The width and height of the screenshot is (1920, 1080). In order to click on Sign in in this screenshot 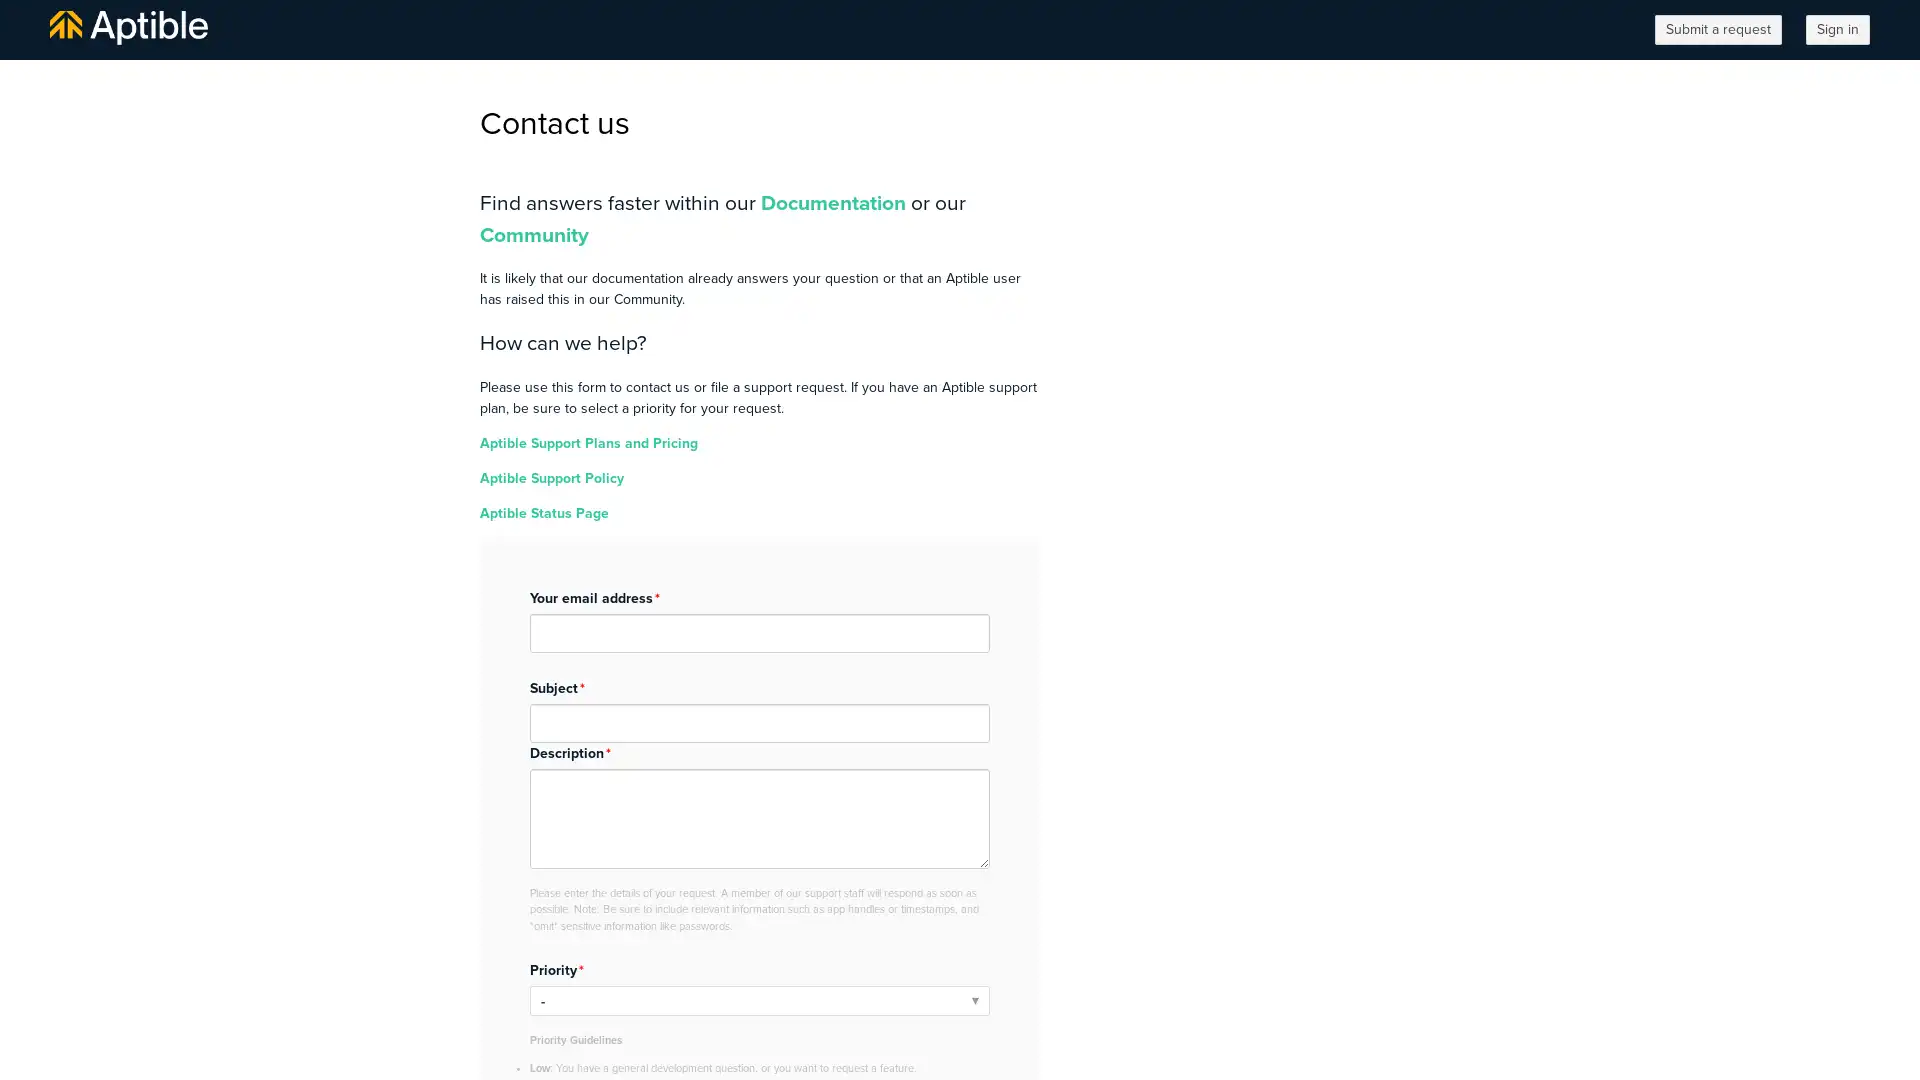, I will do `click(1838, 30)`.